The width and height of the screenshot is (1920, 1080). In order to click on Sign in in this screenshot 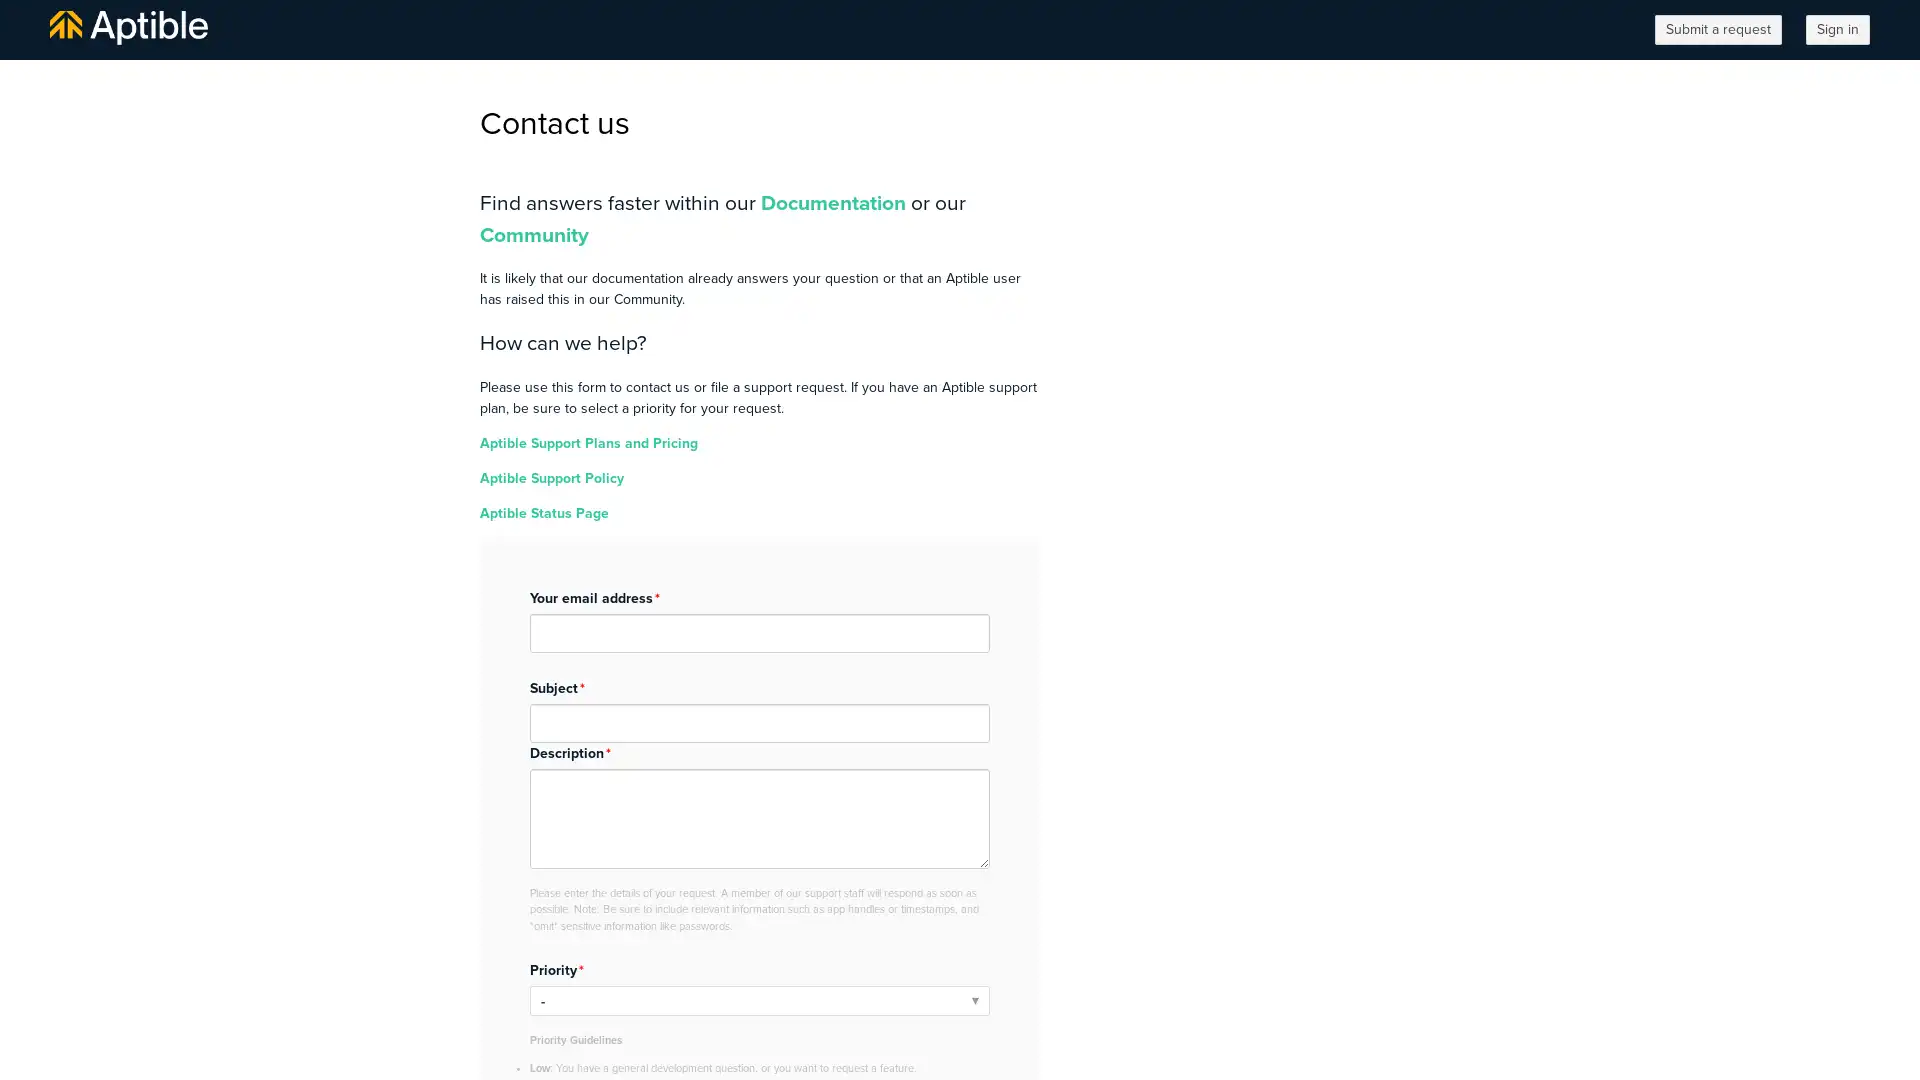, I will do `click(1838, 30)`.